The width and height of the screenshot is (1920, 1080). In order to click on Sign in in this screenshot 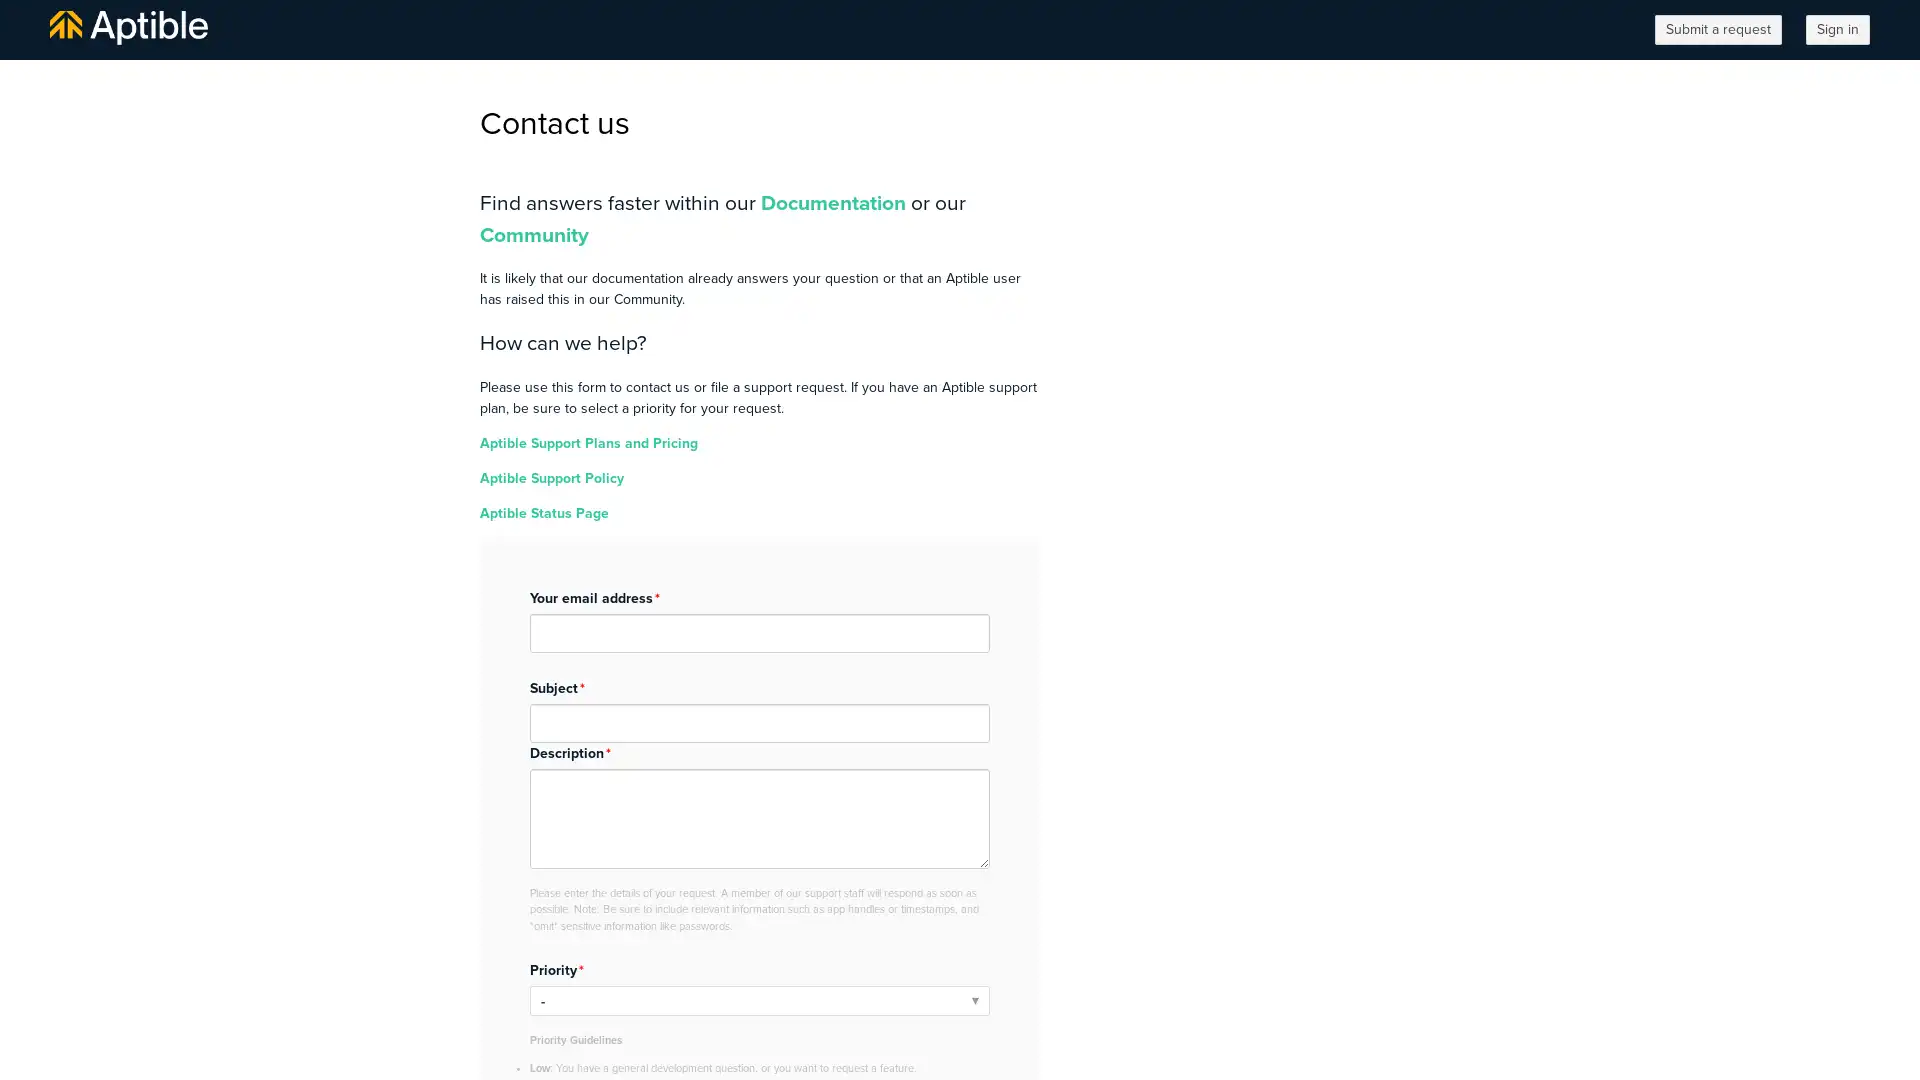, I will do `click(1838, 30)`.